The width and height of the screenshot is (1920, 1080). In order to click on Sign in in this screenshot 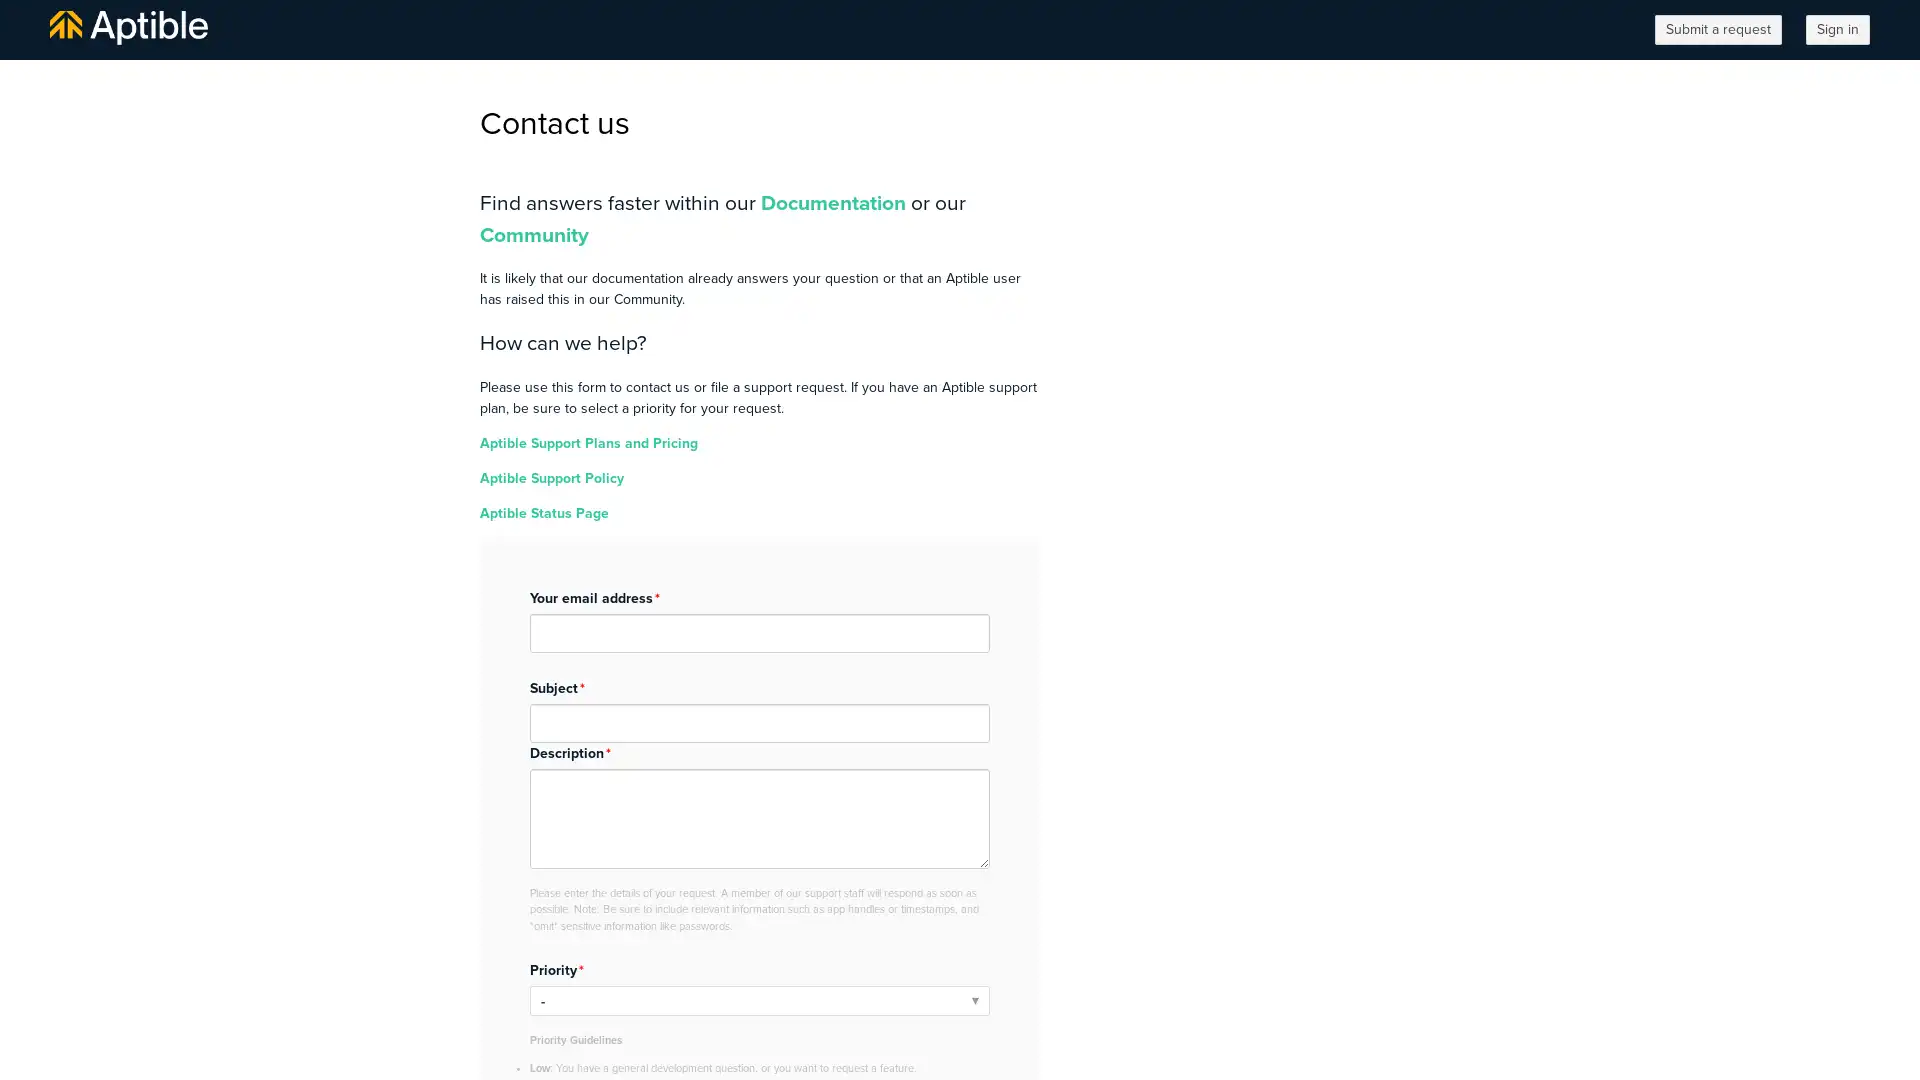, I will do `click(1838, 30)`.